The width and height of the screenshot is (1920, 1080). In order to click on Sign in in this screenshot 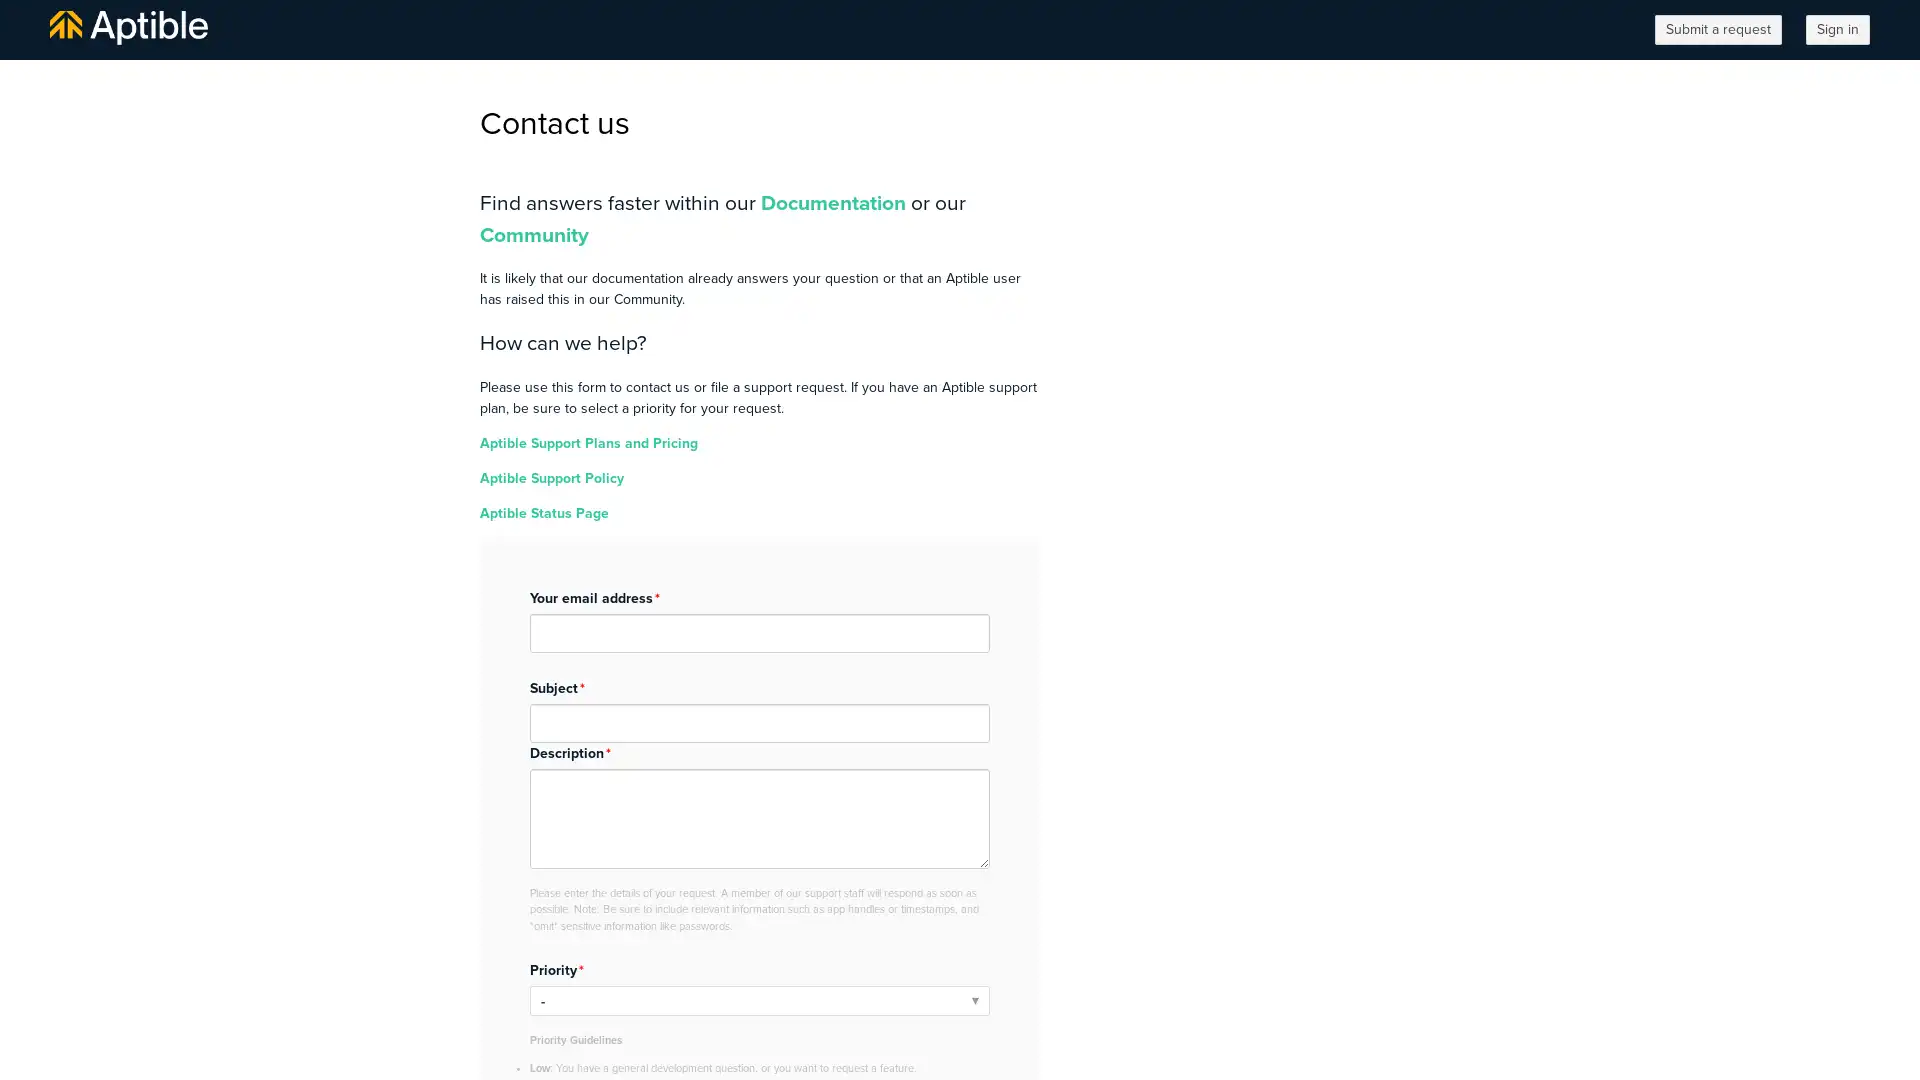, I will do `click(1838, 30)`.